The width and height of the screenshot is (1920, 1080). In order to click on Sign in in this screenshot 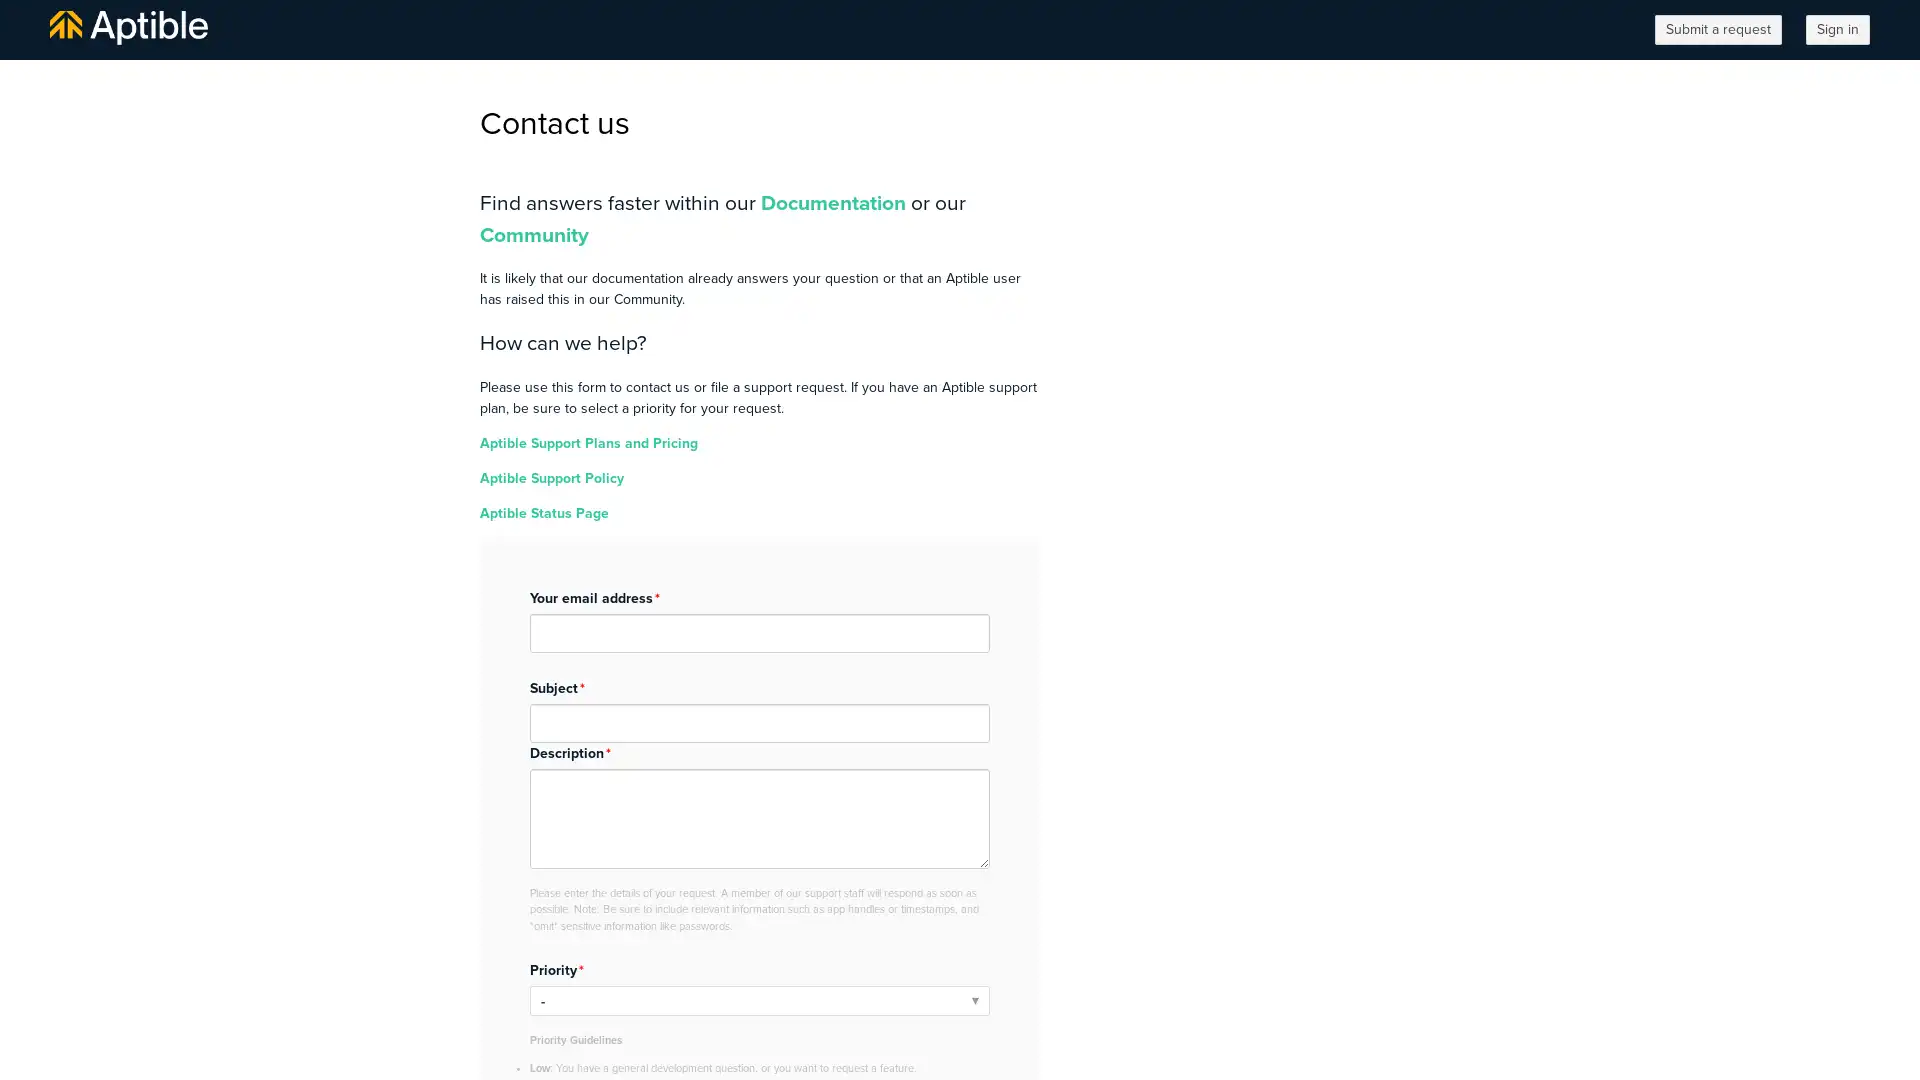, I will do `click(1838, 30)`.